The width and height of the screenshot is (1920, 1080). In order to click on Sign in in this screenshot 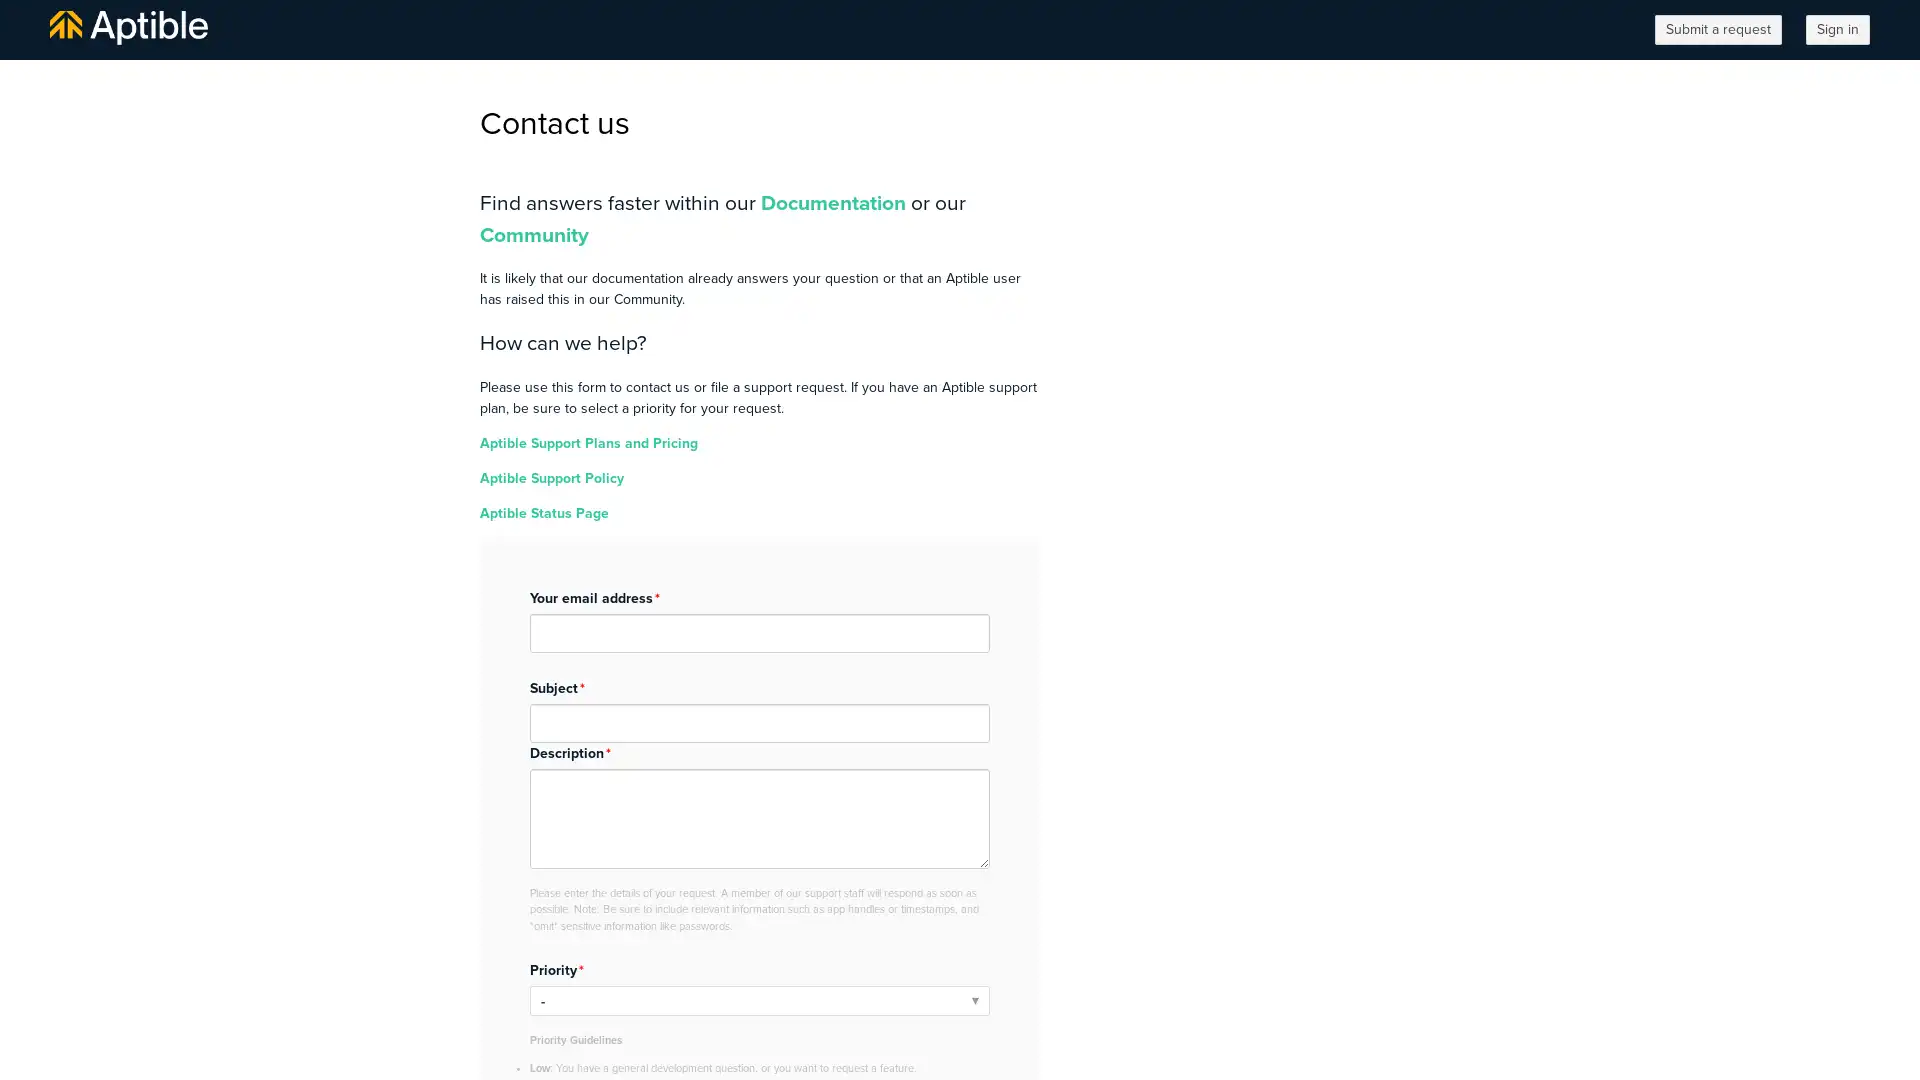, I will do `click(1838, 30)`.